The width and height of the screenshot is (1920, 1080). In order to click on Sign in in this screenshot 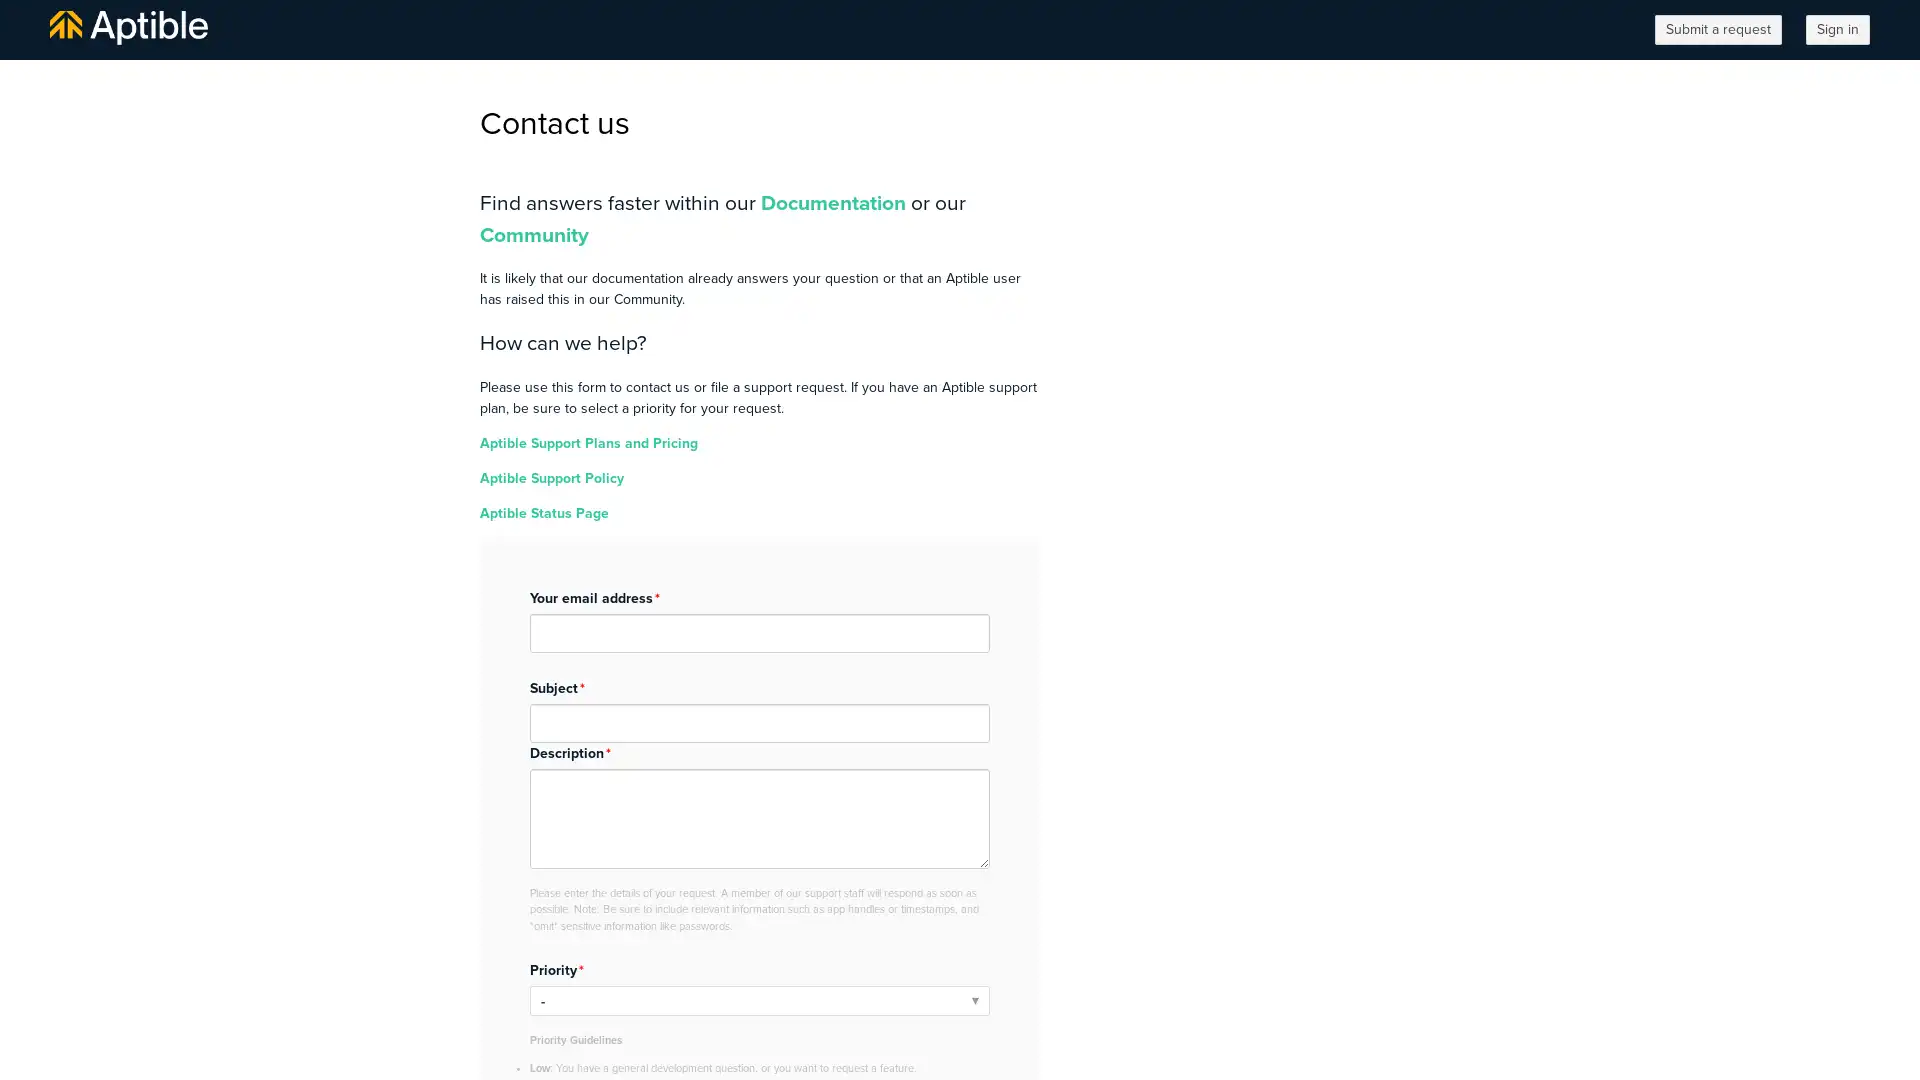, I will do `click(1838, 30)`.